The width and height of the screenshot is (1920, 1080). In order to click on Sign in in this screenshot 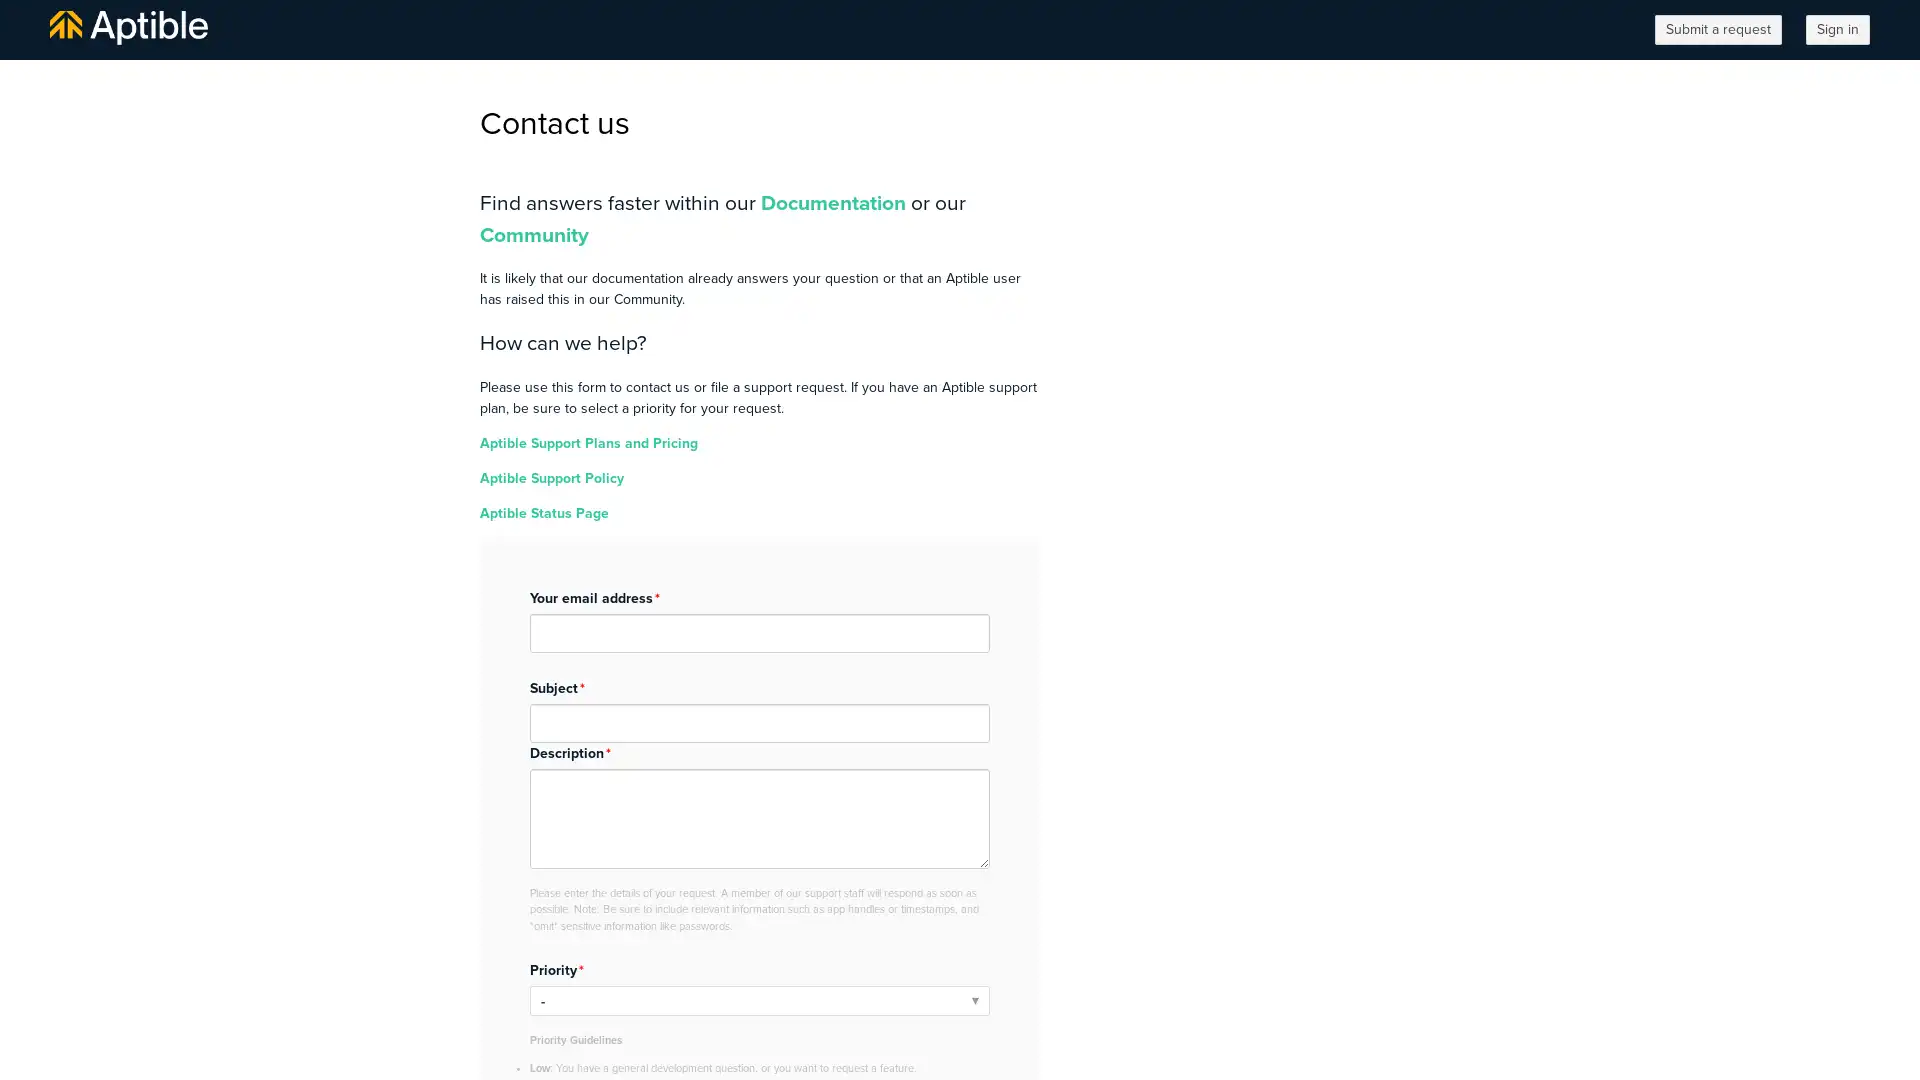, I will do `click(1838, 30)`.